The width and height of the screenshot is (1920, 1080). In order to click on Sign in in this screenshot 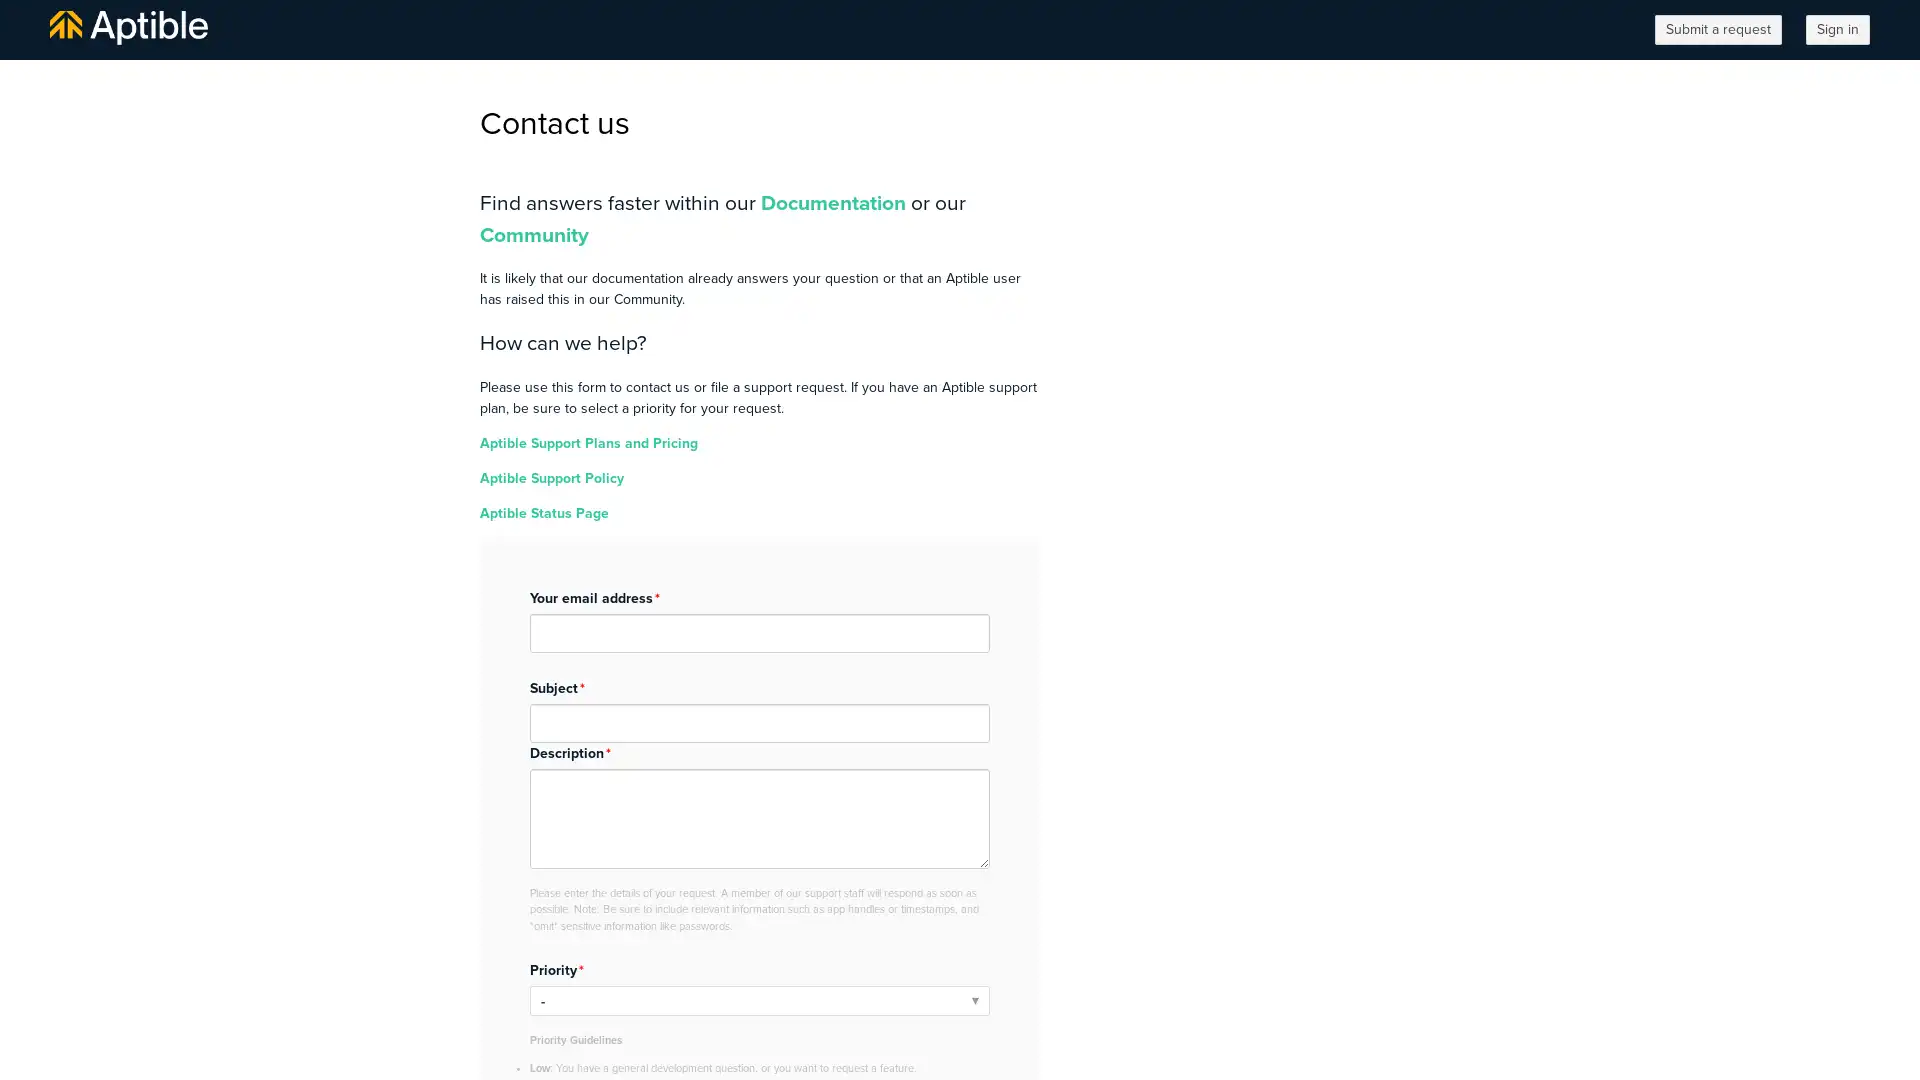, I will do `click(1838, 30)`.